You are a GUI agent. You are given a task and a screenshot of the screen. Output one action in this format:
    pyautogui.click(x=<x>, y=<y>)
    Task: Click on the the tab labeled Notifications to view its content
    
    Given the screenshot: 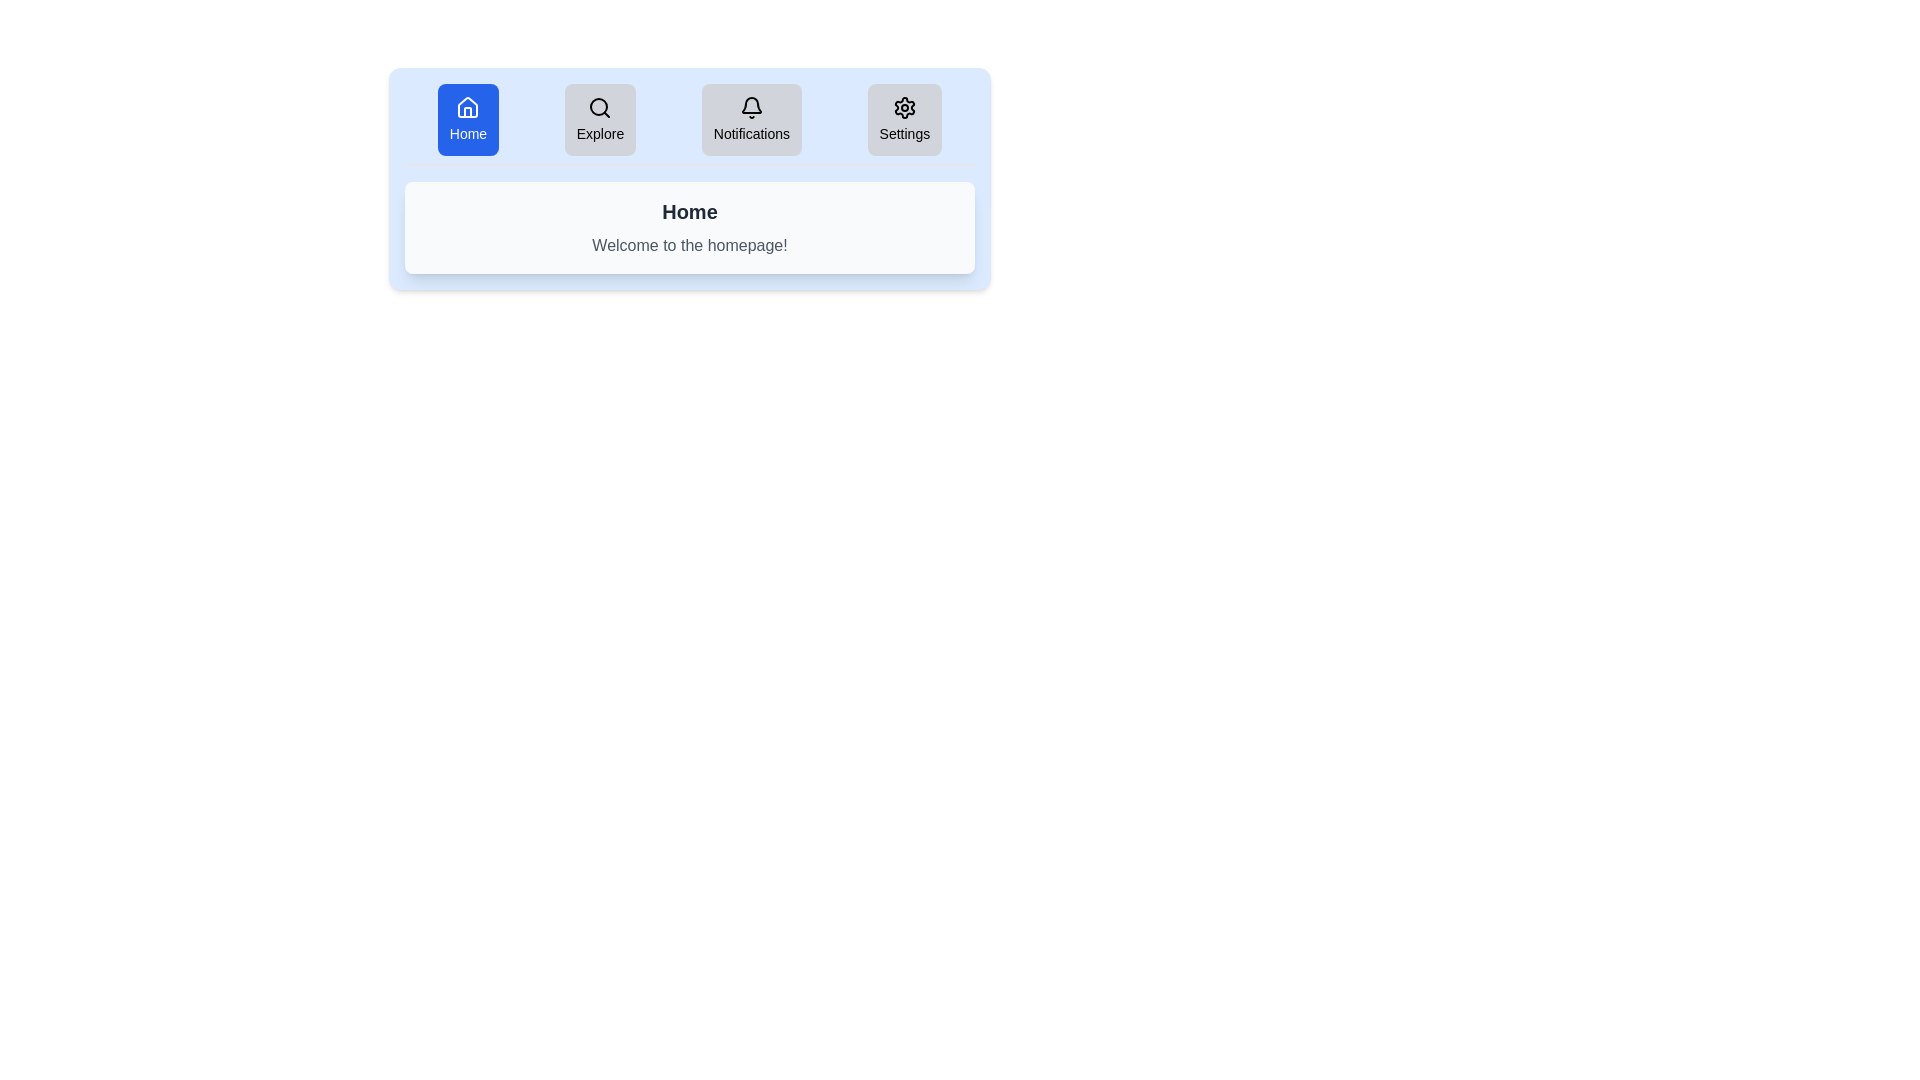 What is the action you would take?
    pyautogui.click(x=749, y=119)
    